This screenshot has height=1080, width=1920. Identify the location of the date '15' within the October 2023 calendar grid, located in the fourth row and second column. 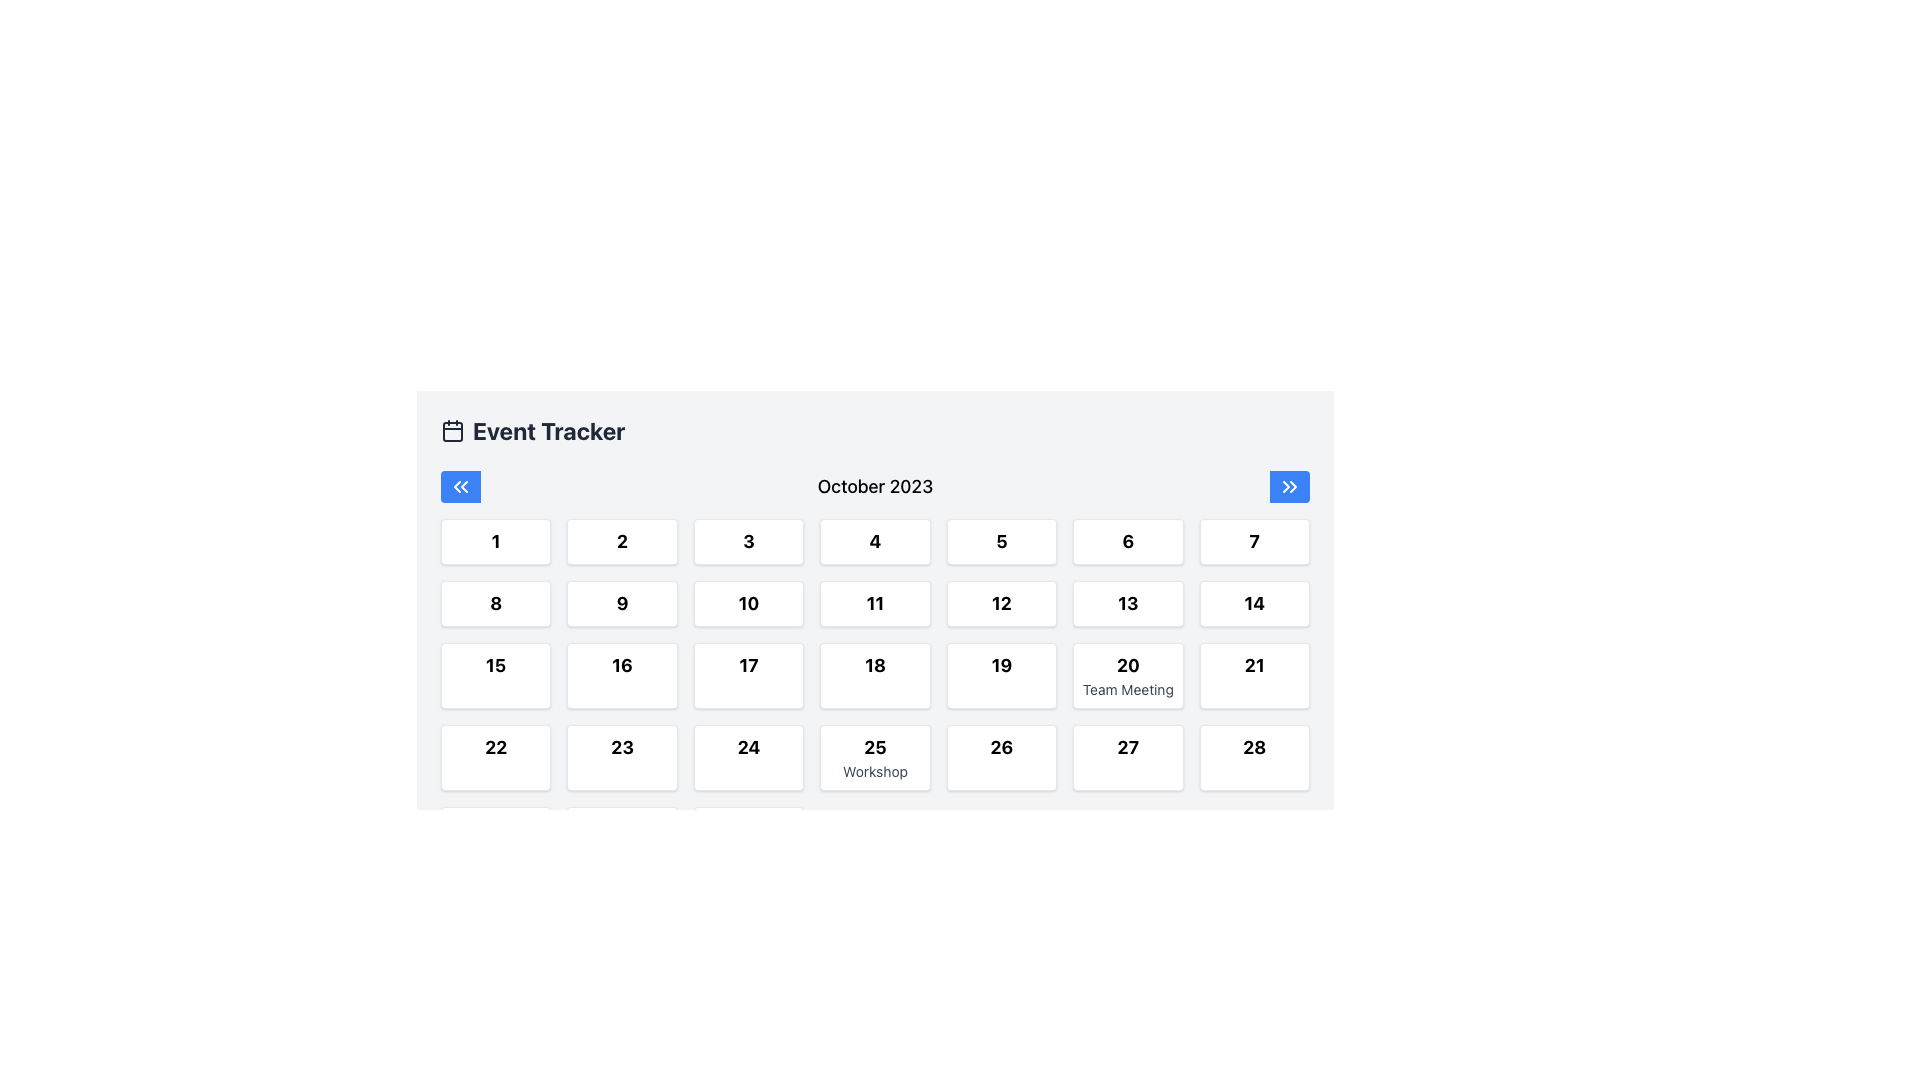
(496, 666).